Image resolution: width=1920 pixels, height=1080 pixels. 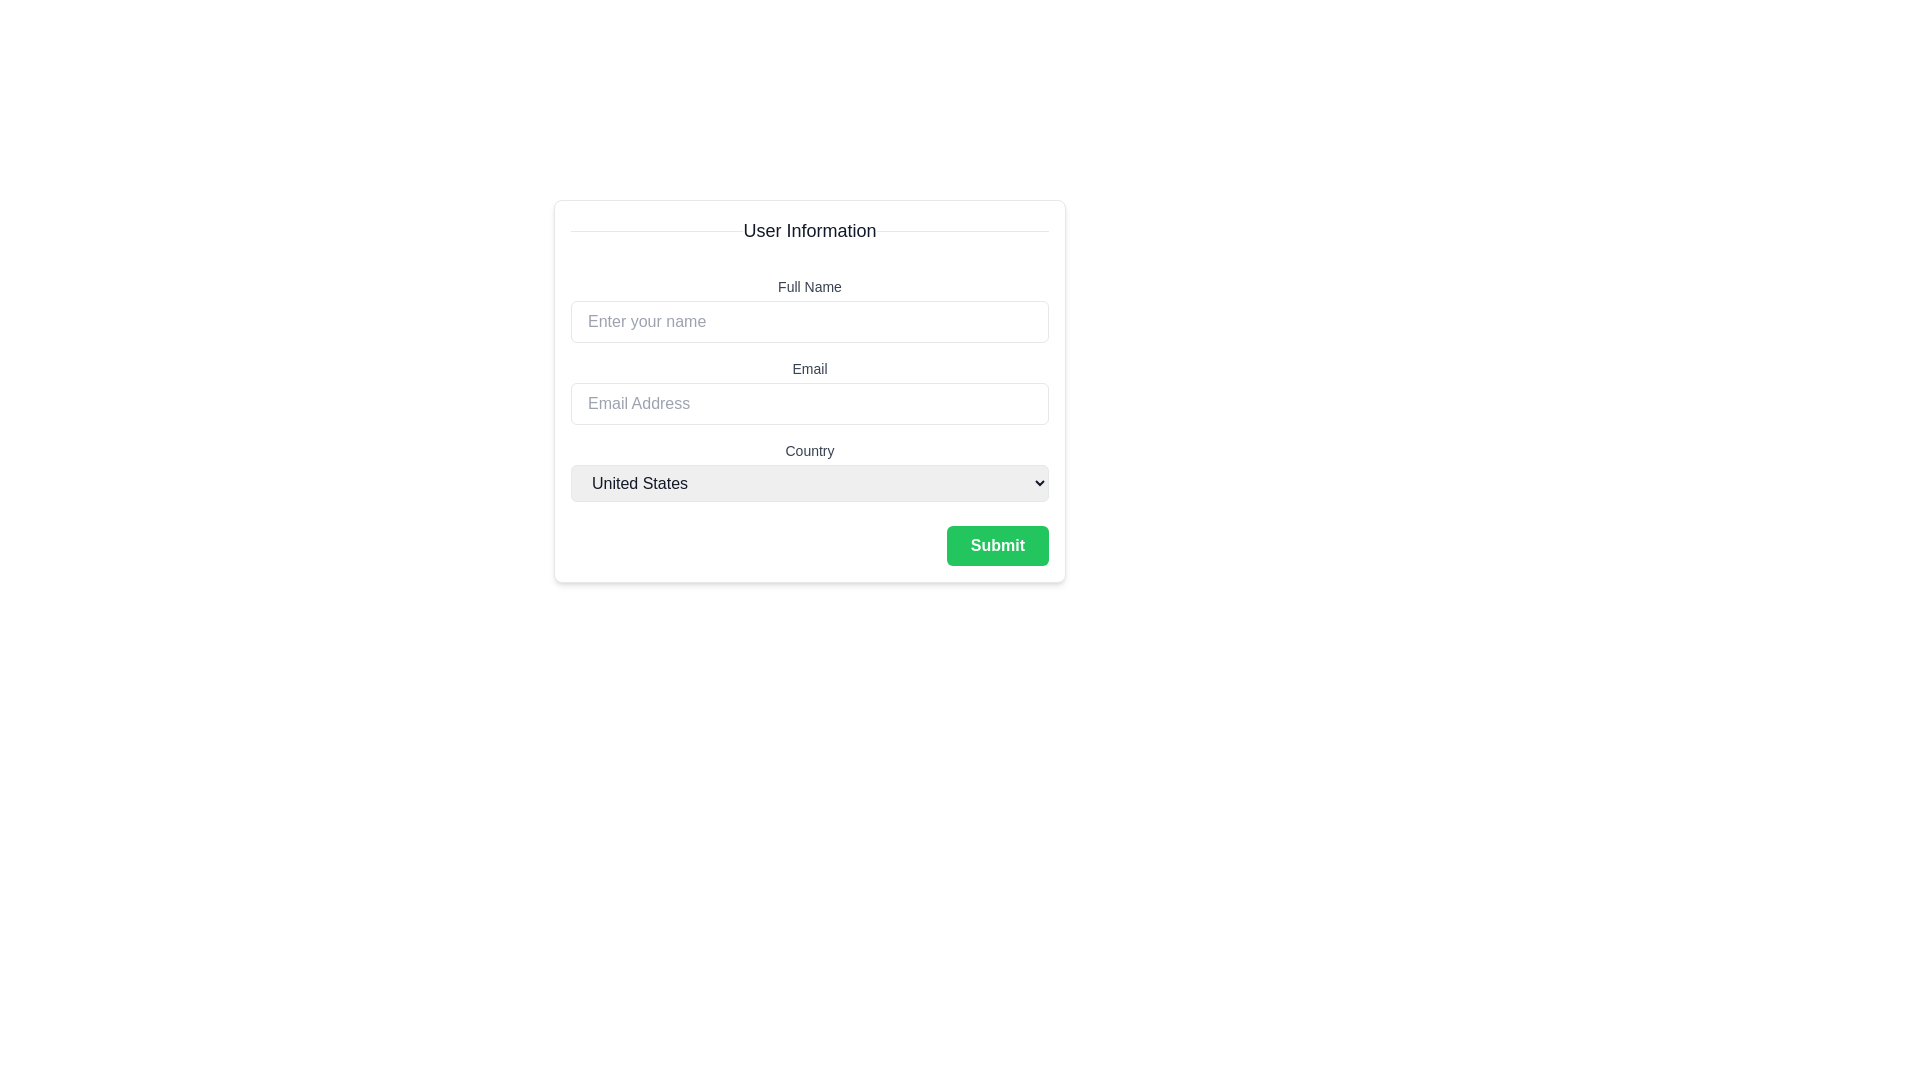 What do you see at coordinates (810, 369) in the screenshot?
I see `the label element that indicates the purpose of the associated input field for collecting an email address, which is located above the 'Email Address' input field in the 'User Information' form` at bounding box center [810, 369].